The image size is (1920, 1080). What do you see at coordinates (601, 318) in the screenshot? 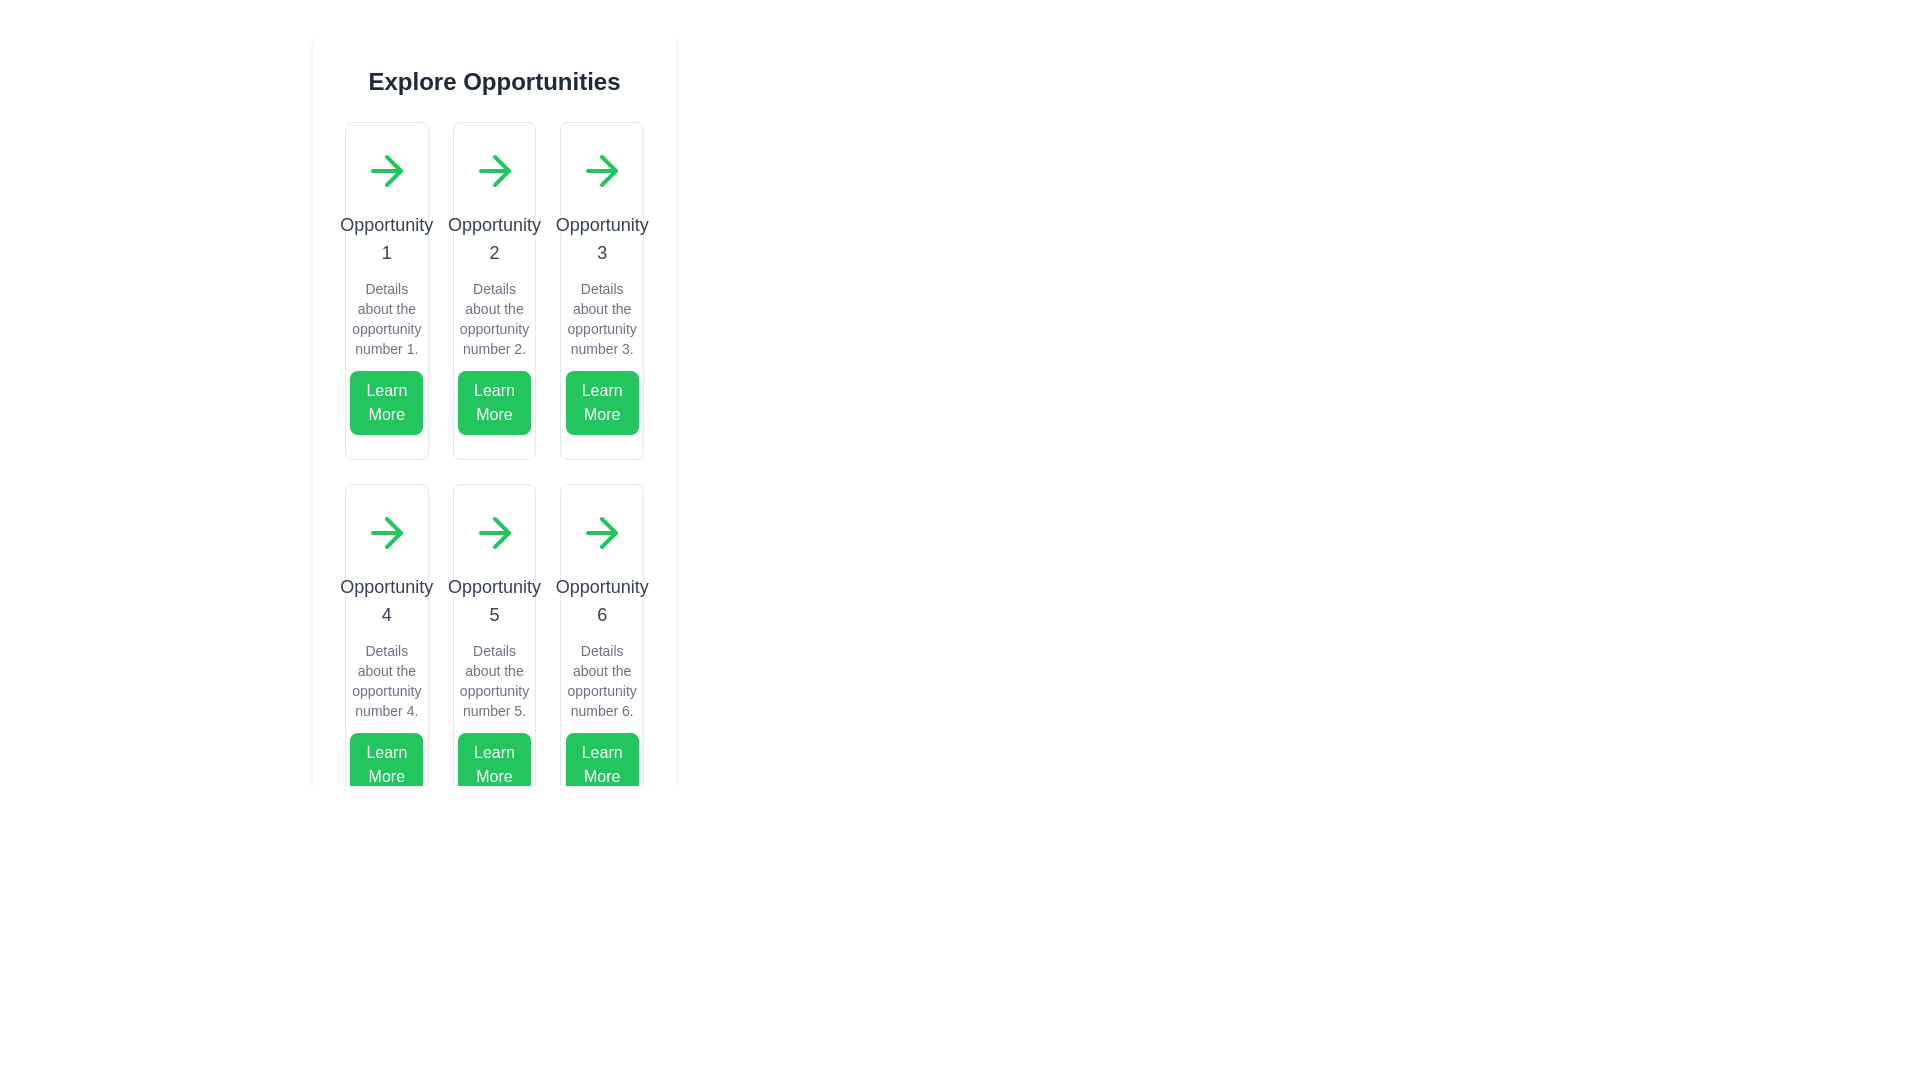
I see `text content of the Text display stating 'Details about the opportunity number 3.' which is styled in gray and centered within the 'Opportunity 3' column` at bounding box center [601, 318].